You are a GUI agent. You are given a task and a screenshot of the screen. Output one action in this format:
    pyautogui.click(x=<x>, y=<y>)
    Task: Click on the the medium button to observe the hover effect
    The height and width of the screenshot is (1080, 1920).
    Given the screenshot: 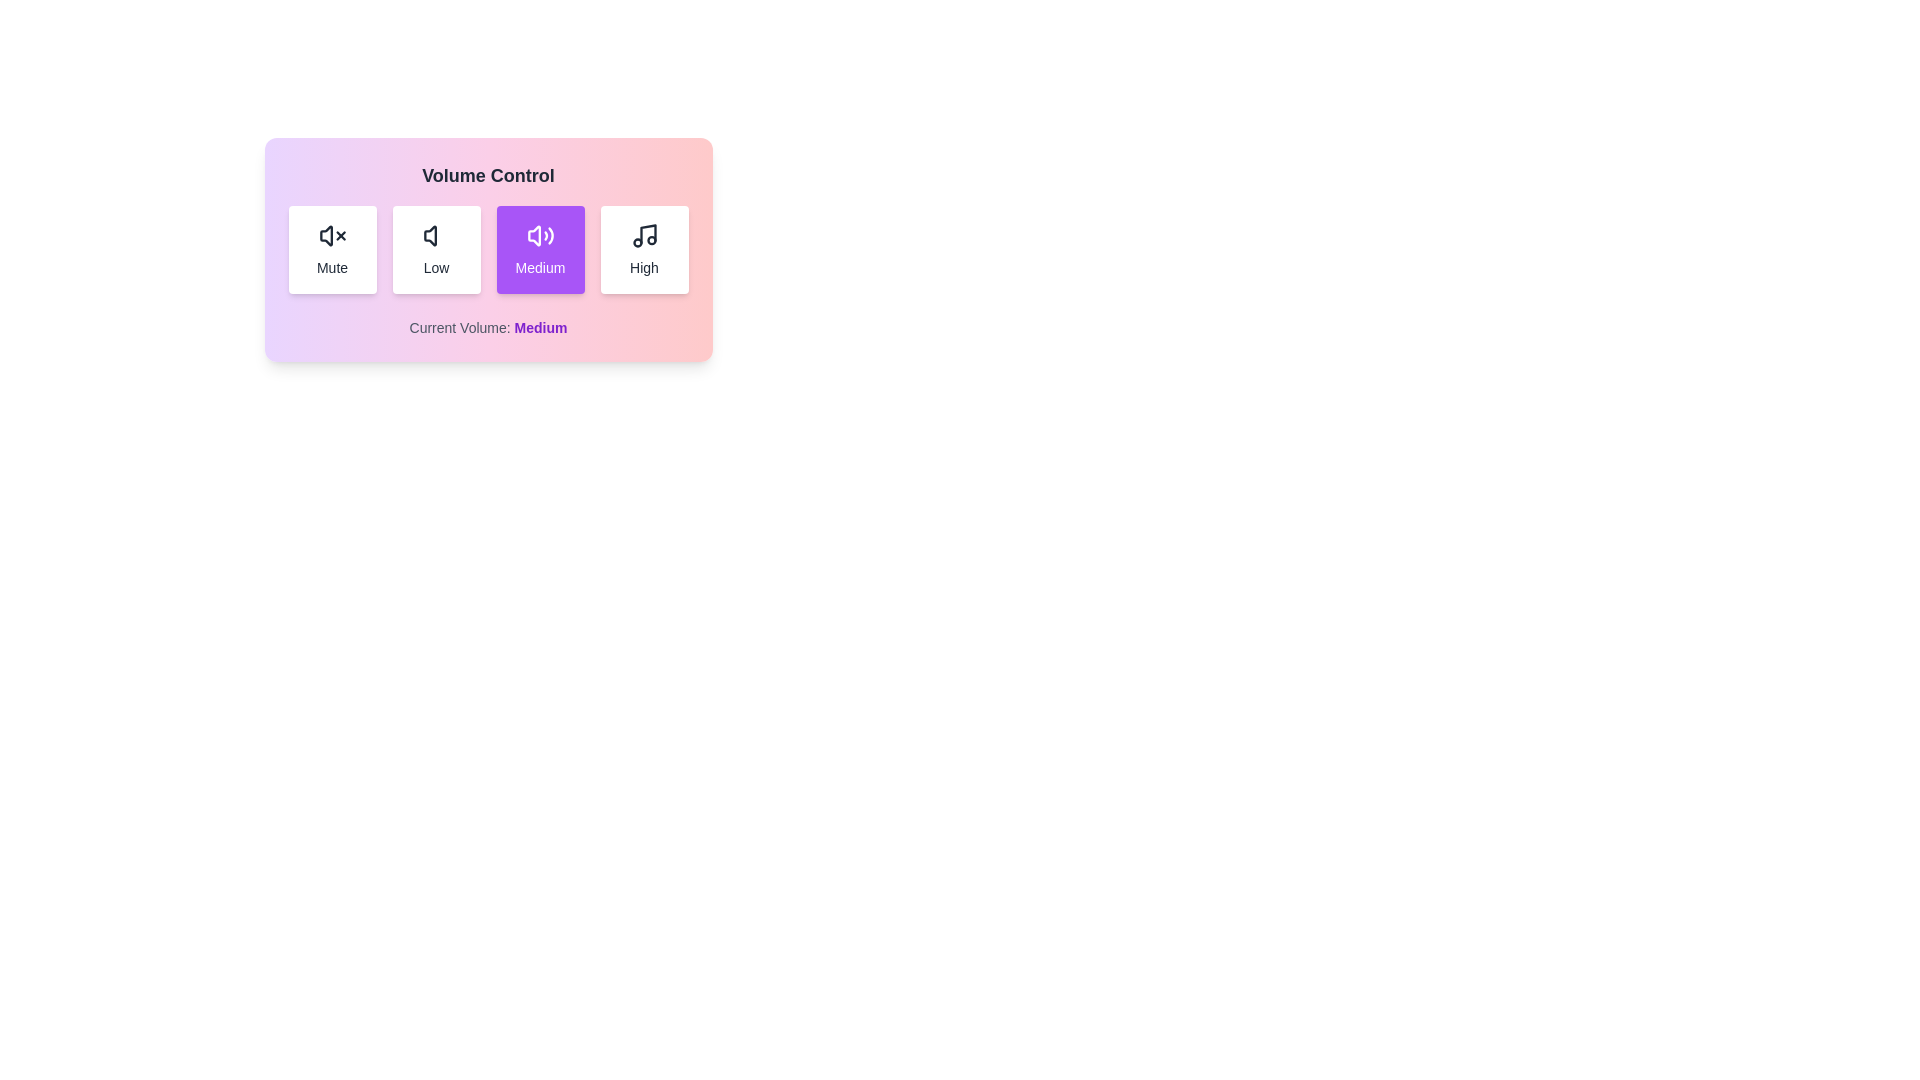 What is the action you would take?
    pyautogui.click(x=540, y=249)
    